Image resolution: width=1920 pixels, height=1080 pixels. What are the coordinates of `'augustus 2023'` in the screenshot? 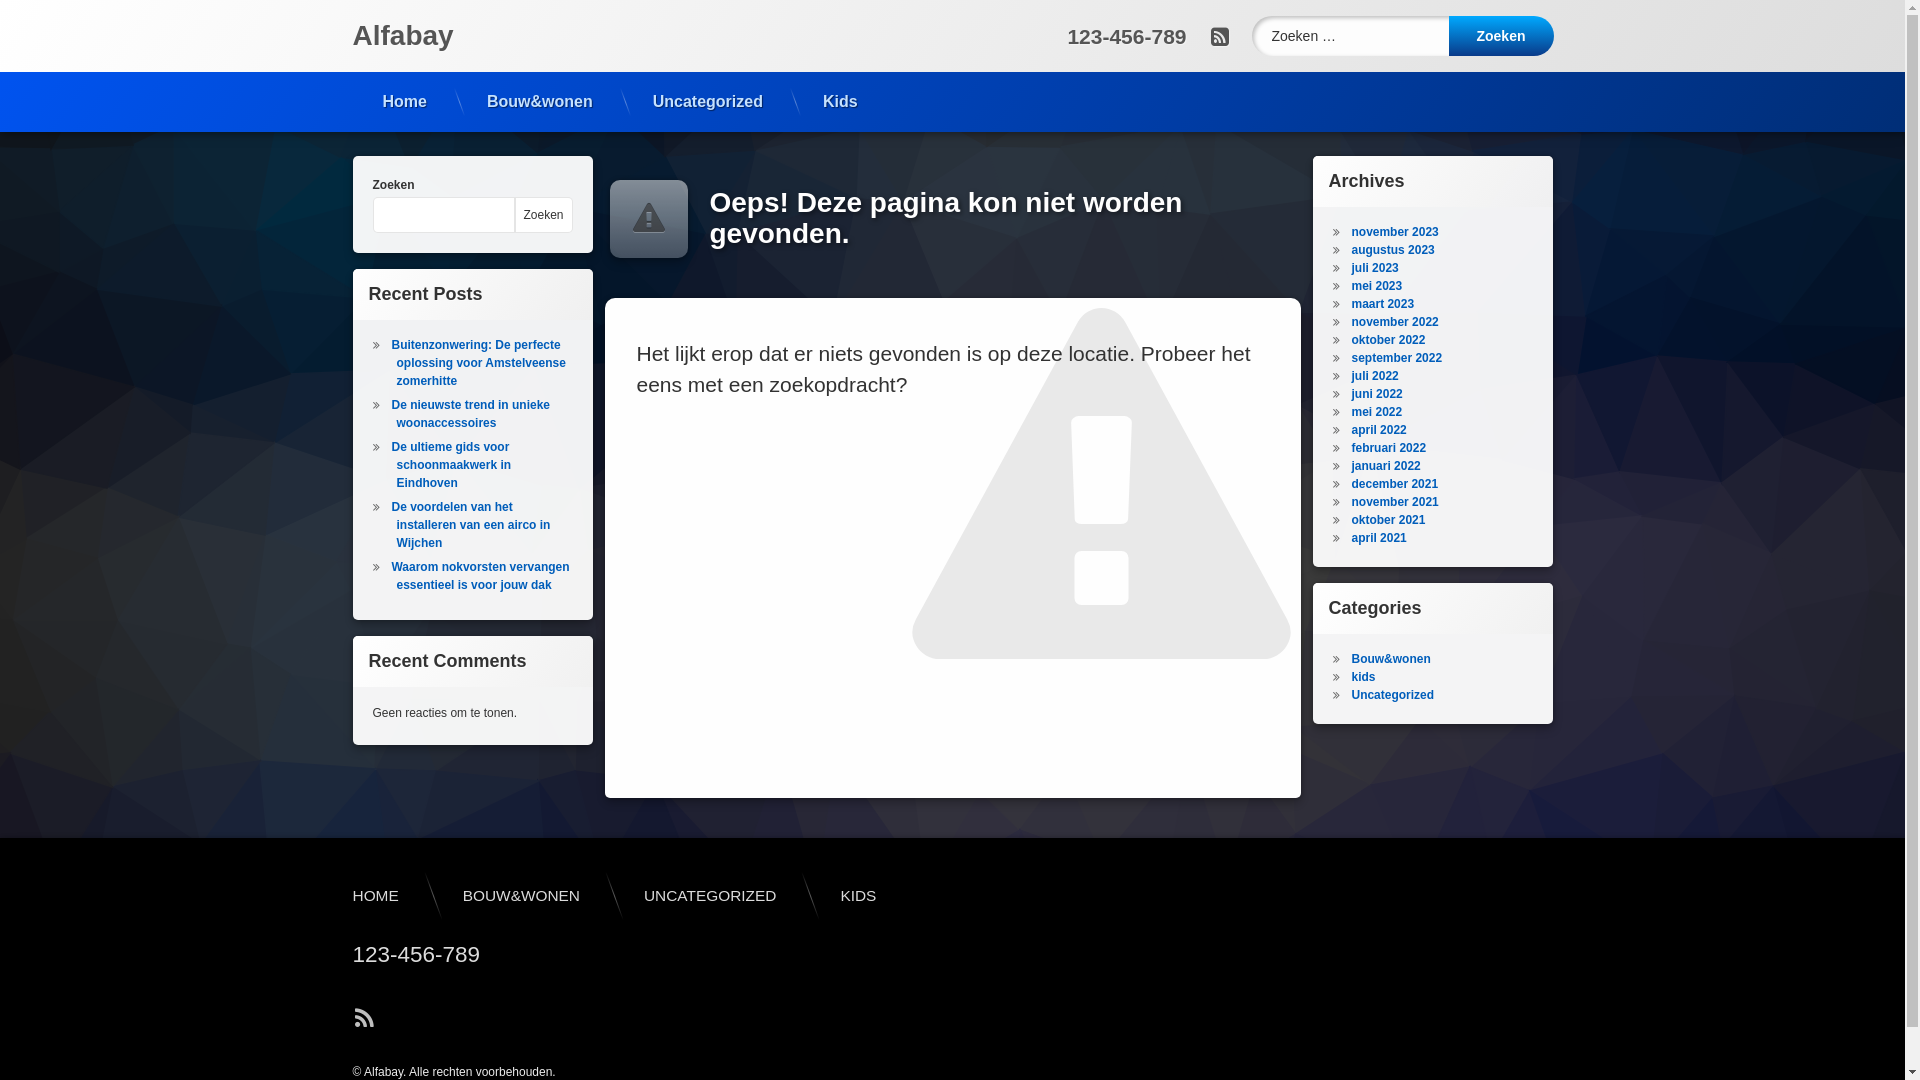 It's located at (1391, 249).